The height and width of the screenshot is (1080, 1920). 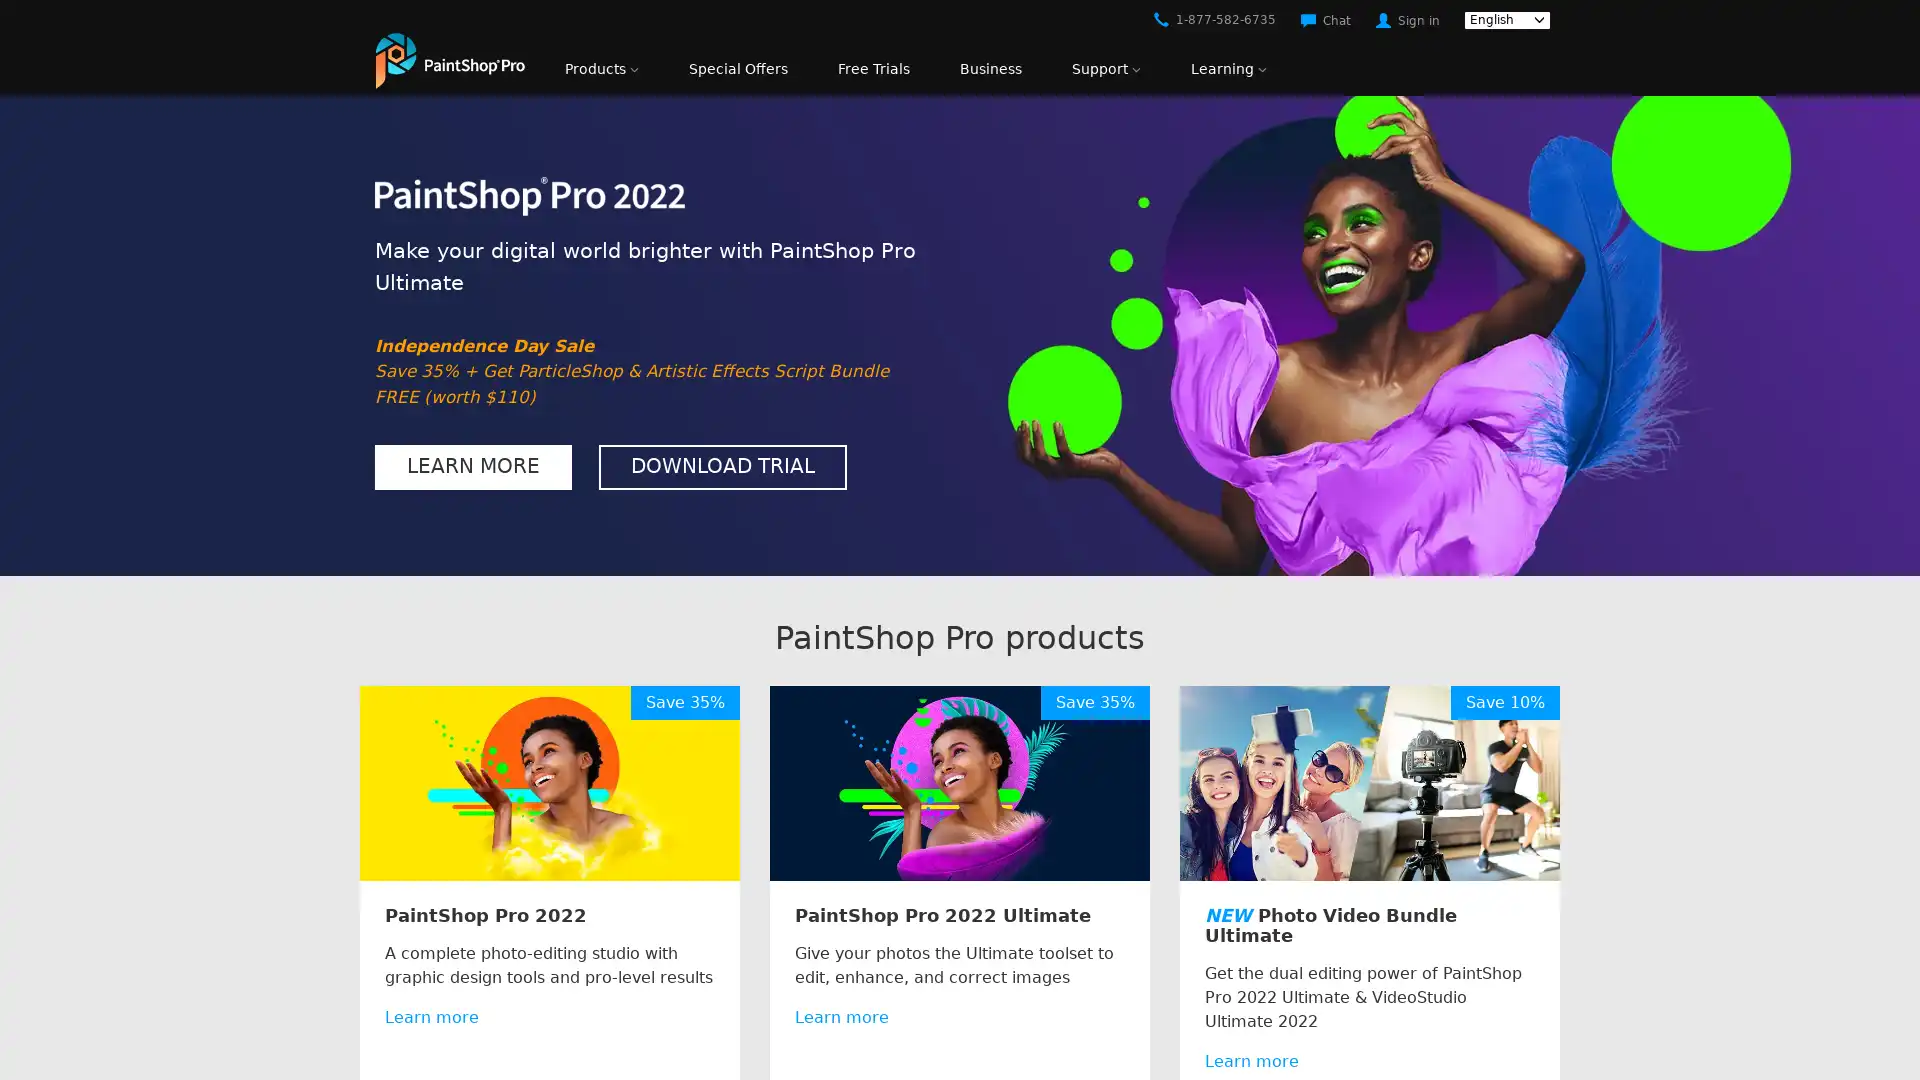 I want to click on Close, so click(x=1886, y=1018).